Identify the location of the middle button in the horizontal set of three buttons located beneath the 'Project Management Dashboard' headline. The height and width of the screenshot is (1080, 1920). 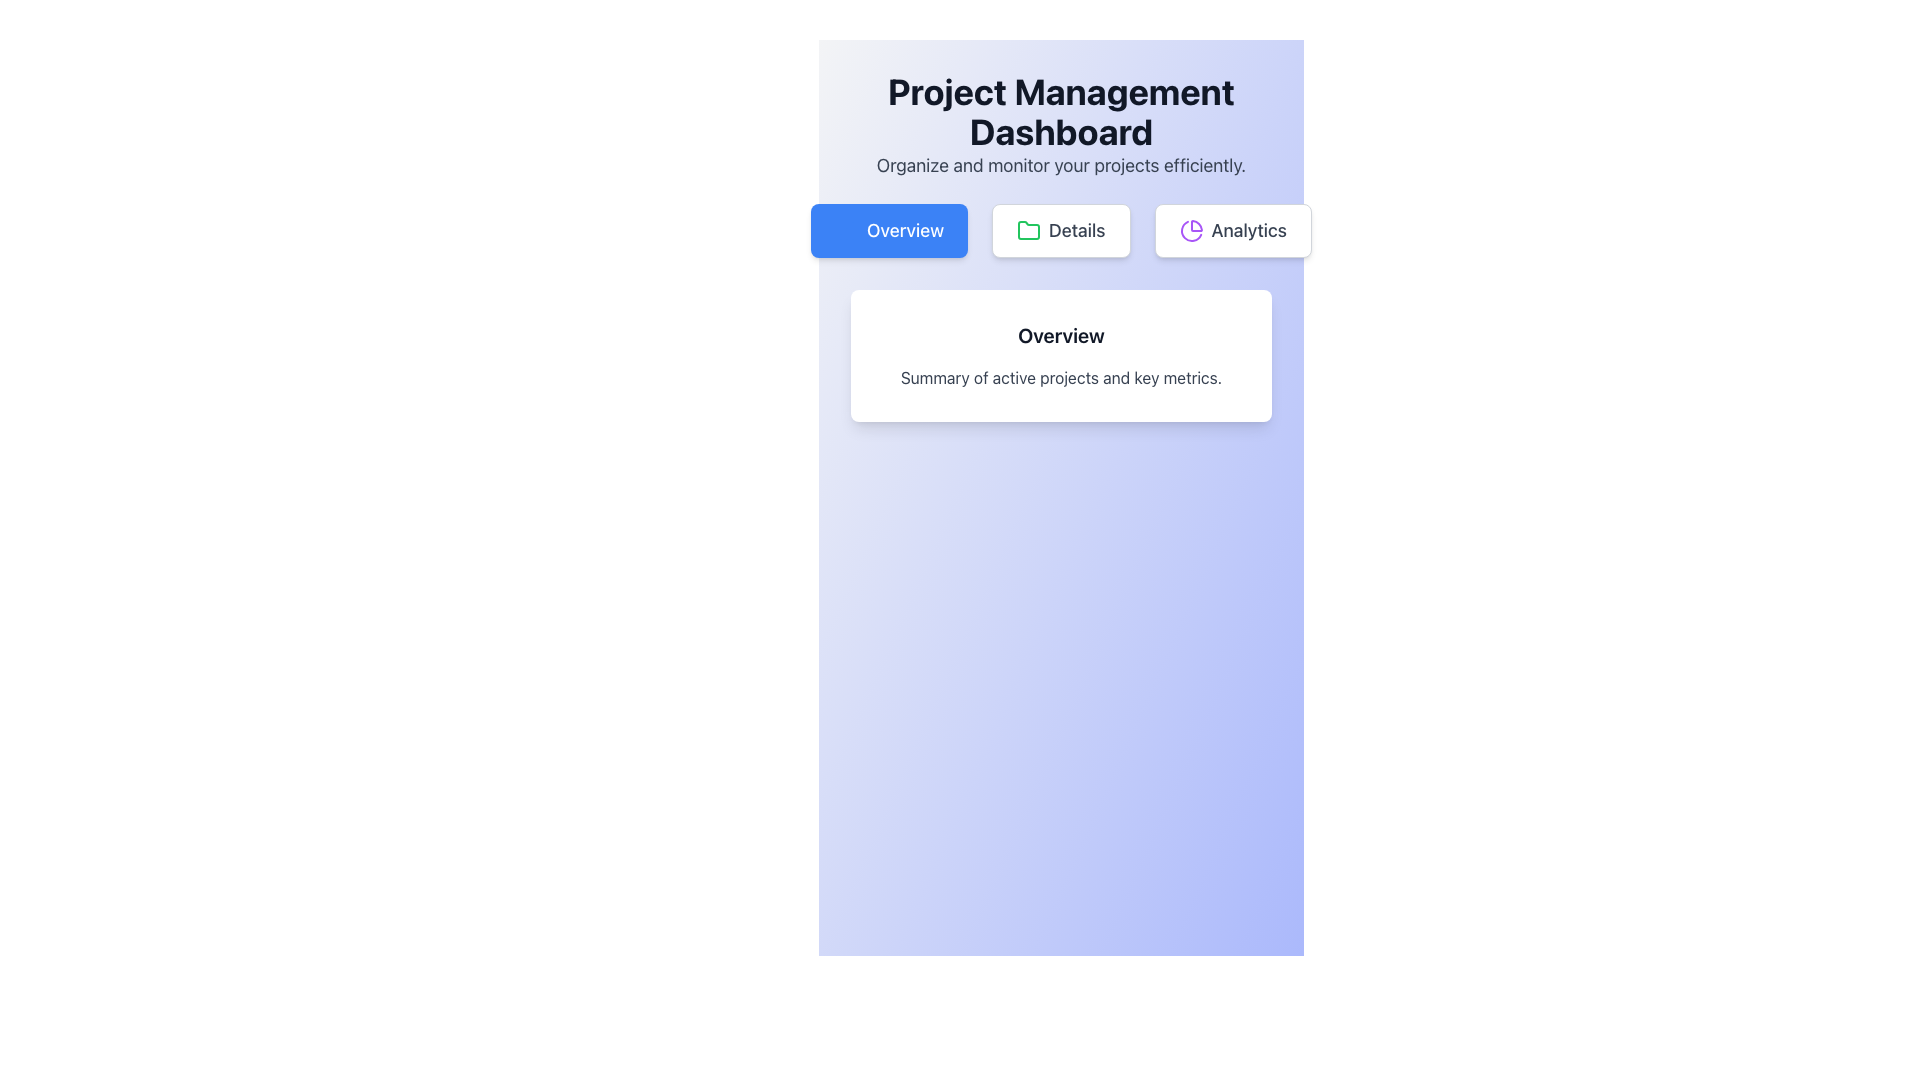
(1060, 230).